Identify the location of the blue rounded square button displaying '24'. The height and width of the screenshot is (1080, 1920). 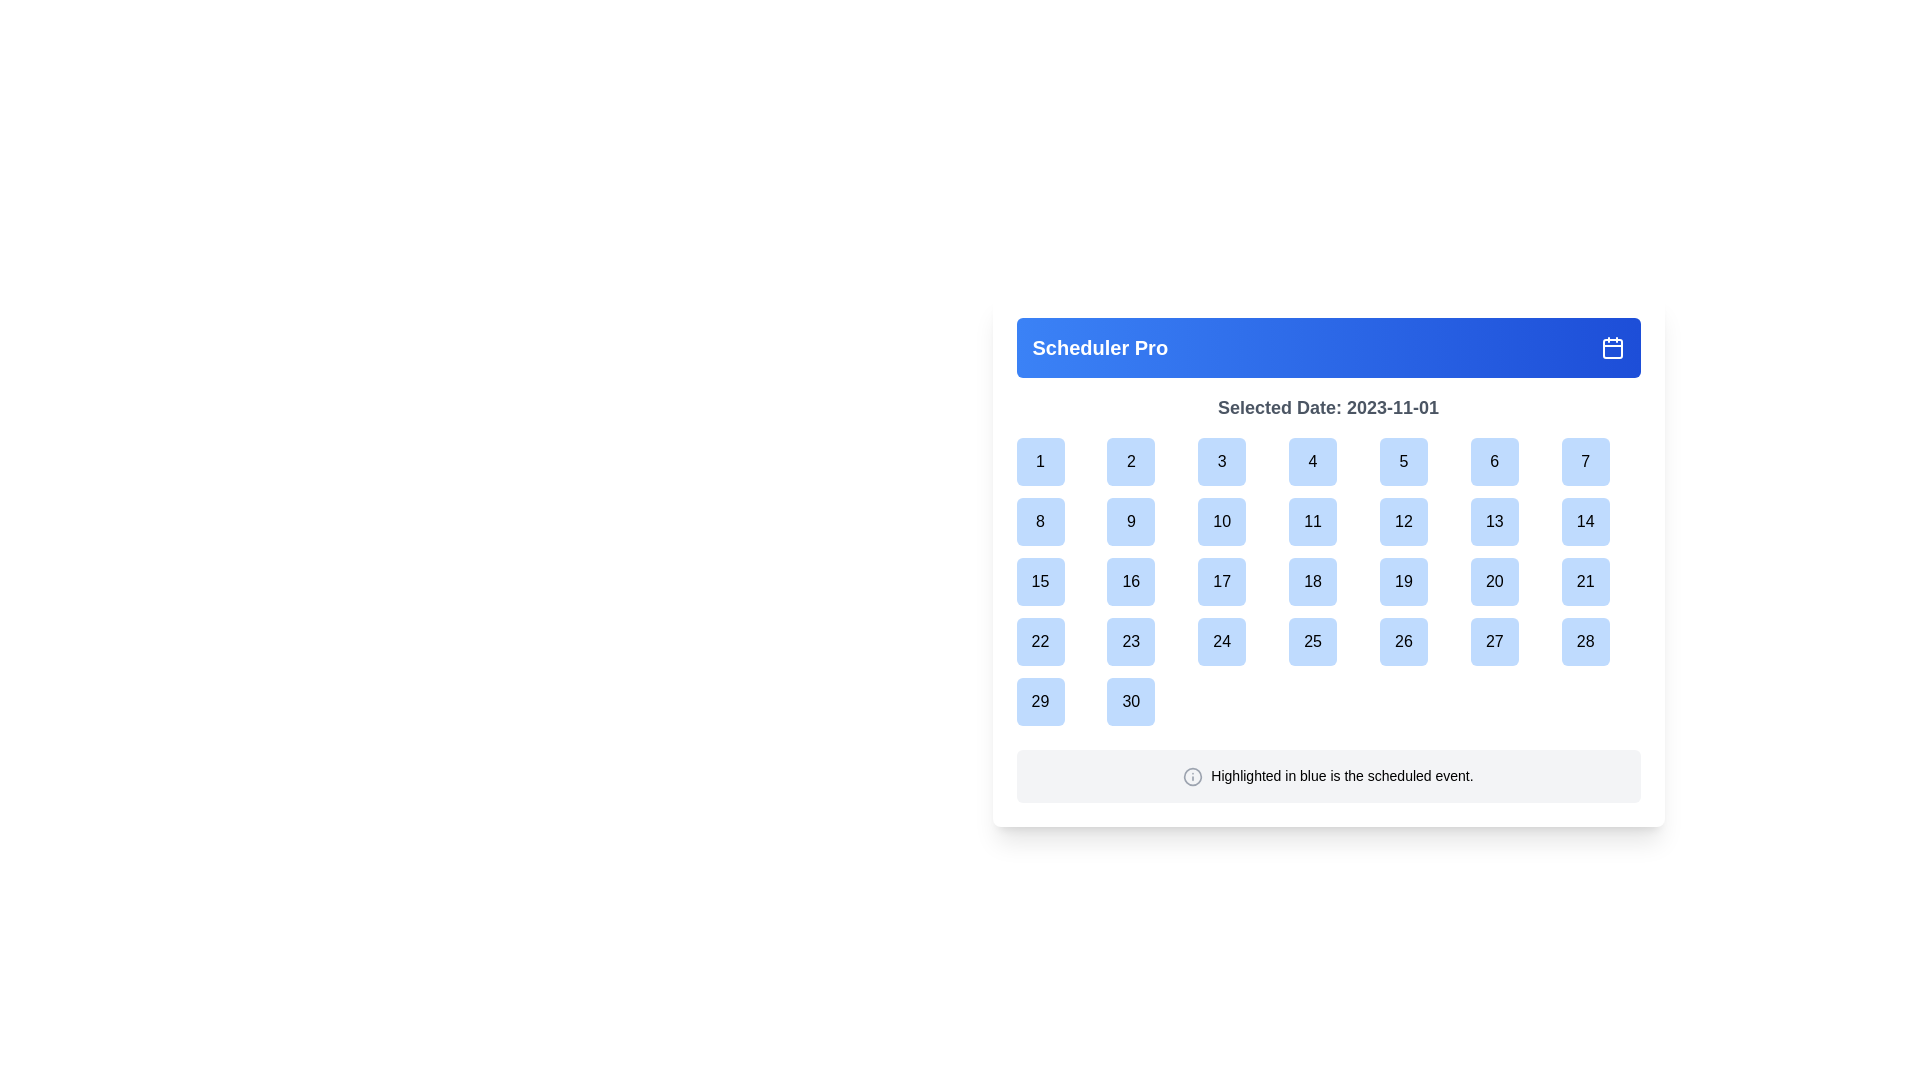
(1221, 641).